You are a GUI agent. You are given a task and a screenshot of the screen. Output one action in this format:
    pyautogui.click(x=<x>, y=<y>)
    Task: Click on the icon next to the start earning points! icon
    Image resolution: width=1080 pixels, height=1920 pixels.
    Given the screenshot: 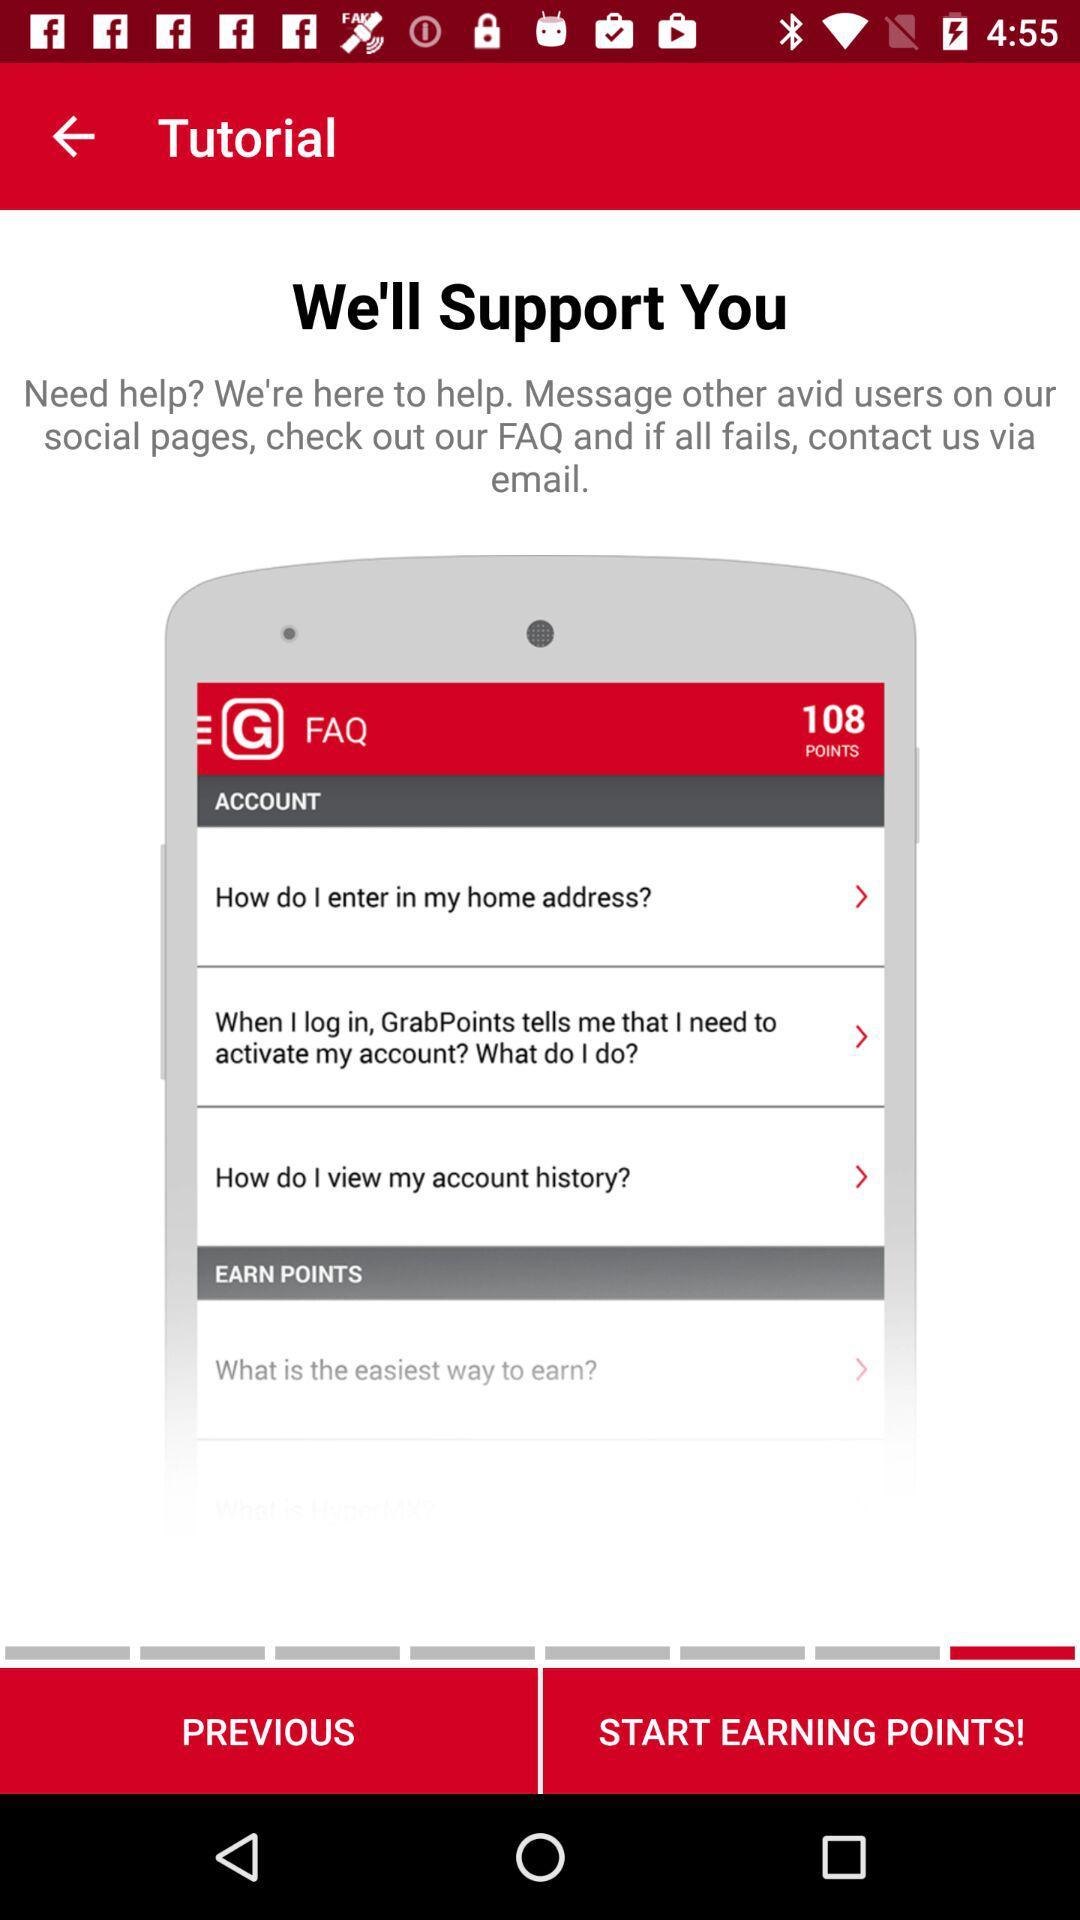 What is the action you would take?
    pyautogui.click(x=267, y=1730)
    